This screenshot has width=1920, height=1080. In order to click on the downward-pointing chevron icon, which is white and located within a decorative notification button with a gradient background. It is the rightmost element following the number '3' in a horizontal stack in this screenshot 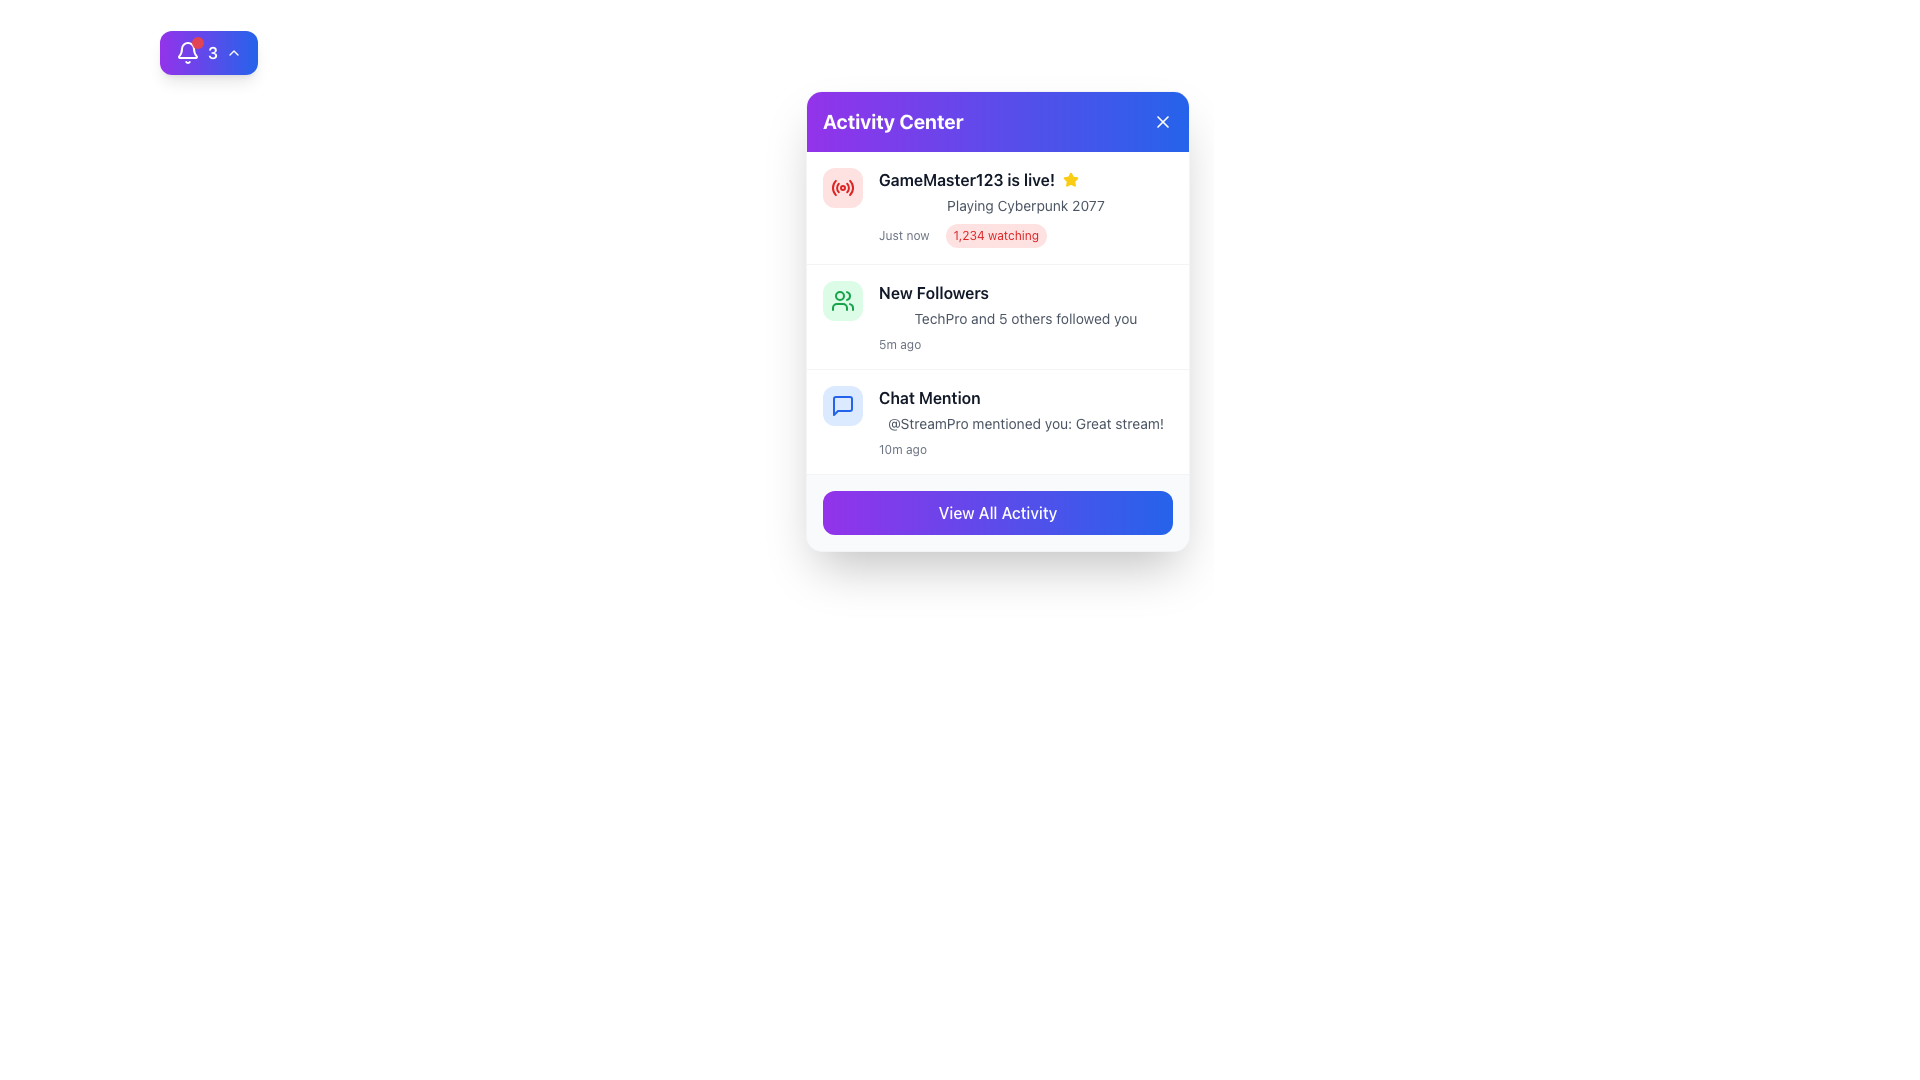, I will do `click(234, 52)`.